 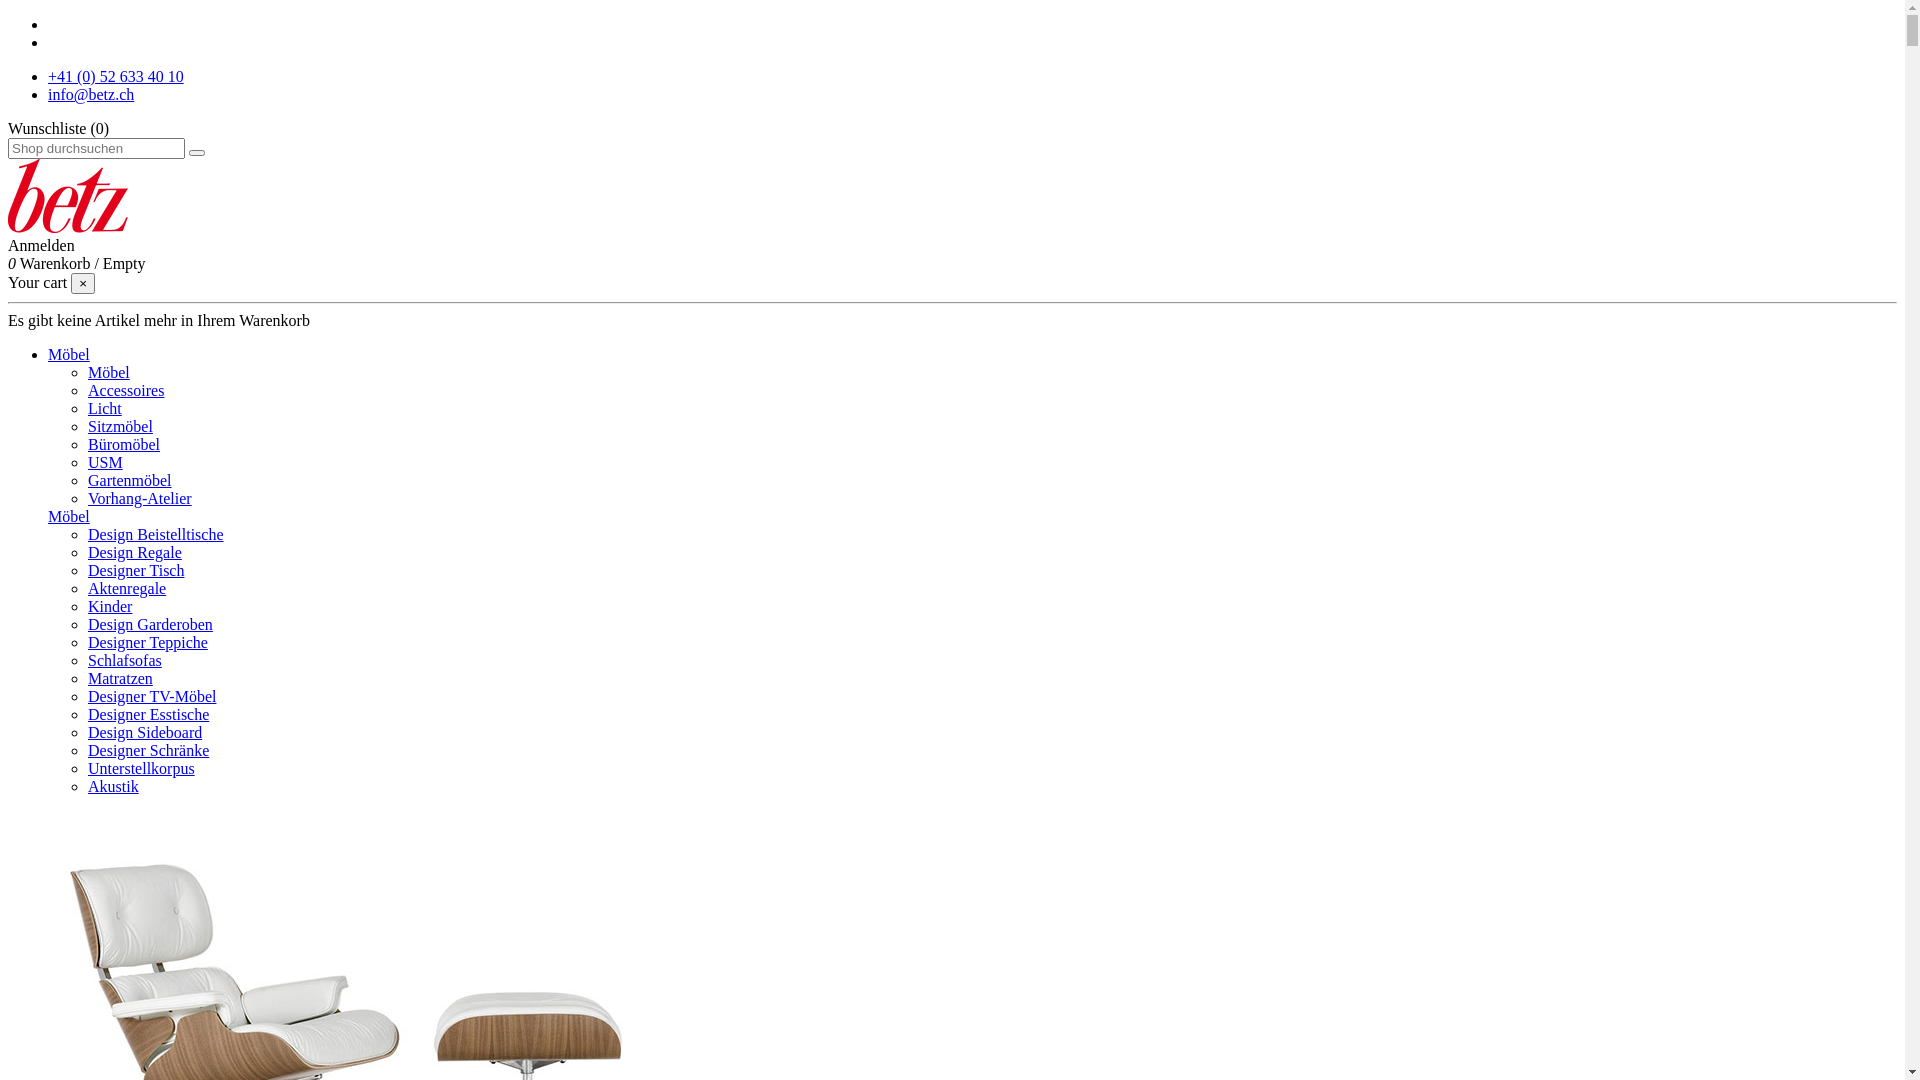 I want to click on '+41 (0) 52 633 40 10', so click(x=114, y=75).